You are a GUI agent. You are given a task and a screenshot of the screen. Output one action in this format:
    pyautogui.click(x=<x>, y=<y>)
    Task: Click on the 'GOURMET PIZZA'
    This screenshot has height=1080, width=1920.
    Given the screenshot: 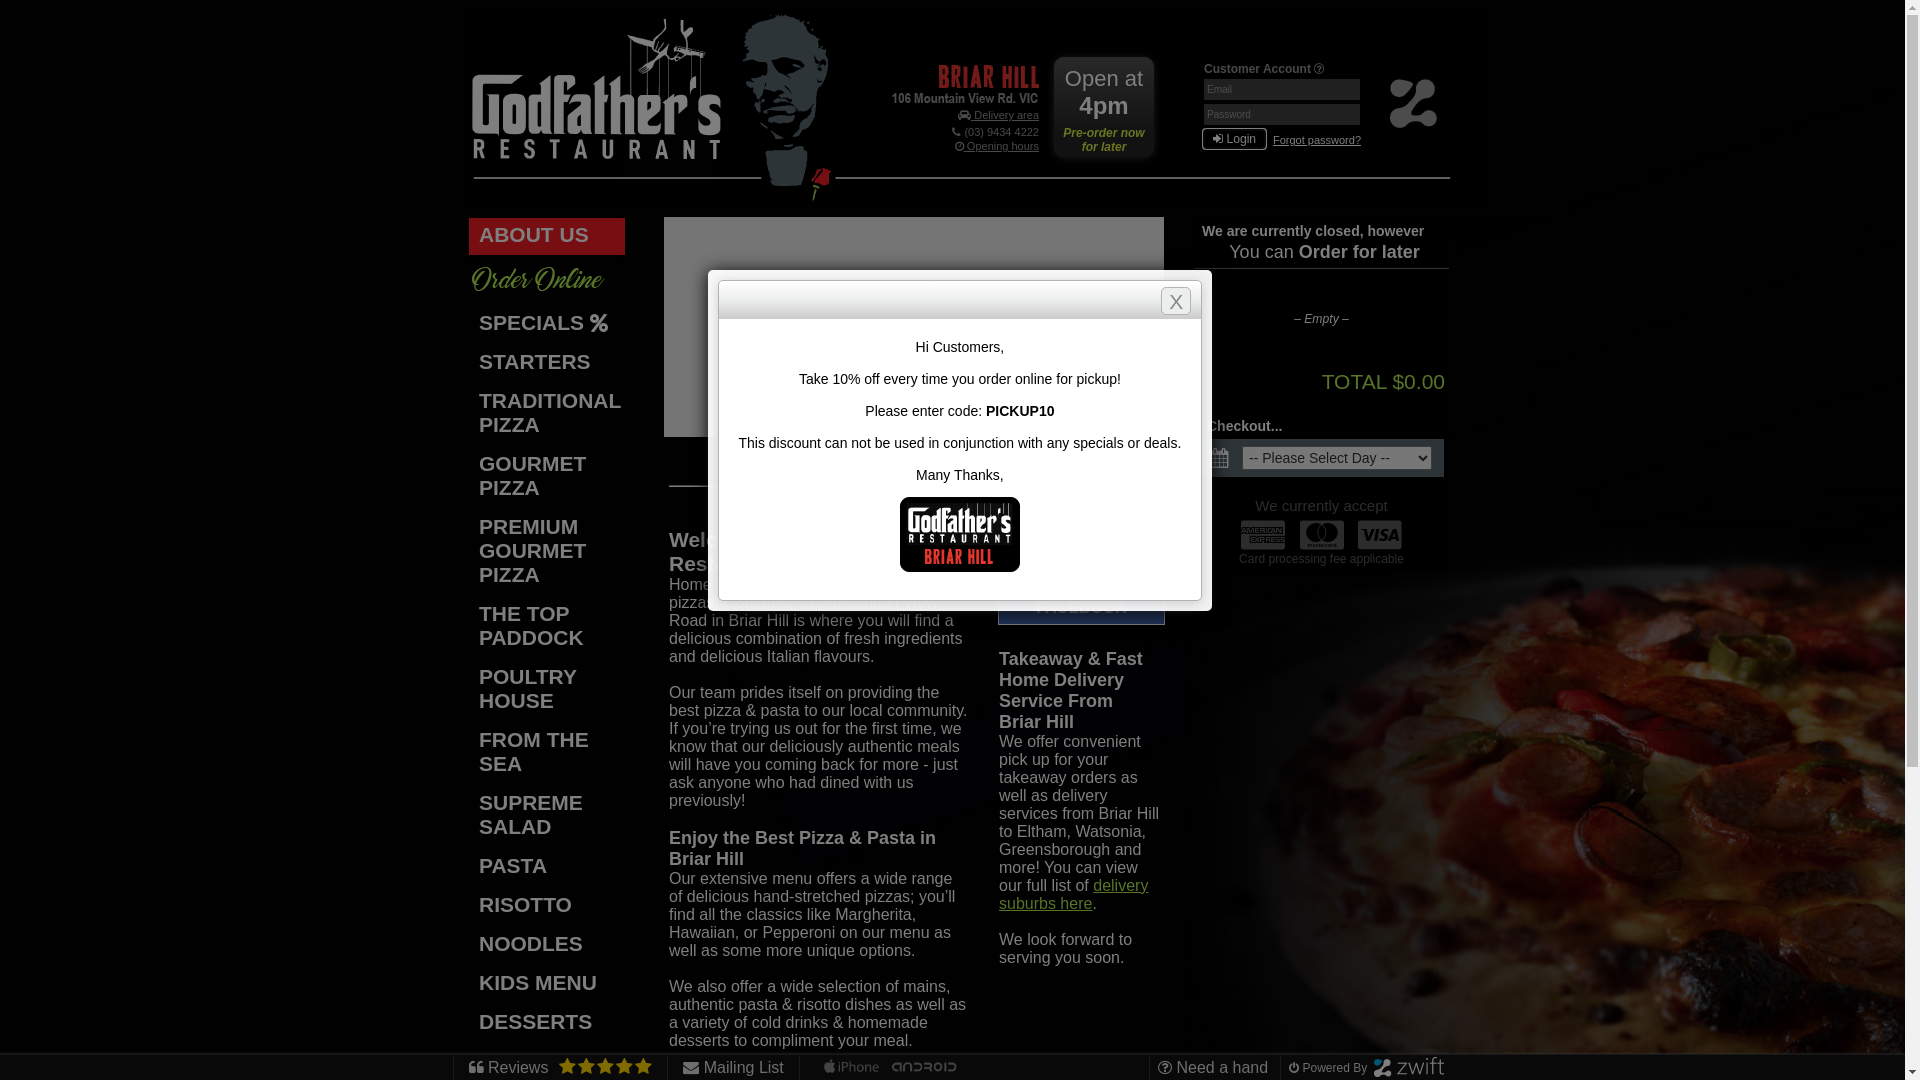 What is the action you would take?
    pyautogui.click(x=547, y=477)
    